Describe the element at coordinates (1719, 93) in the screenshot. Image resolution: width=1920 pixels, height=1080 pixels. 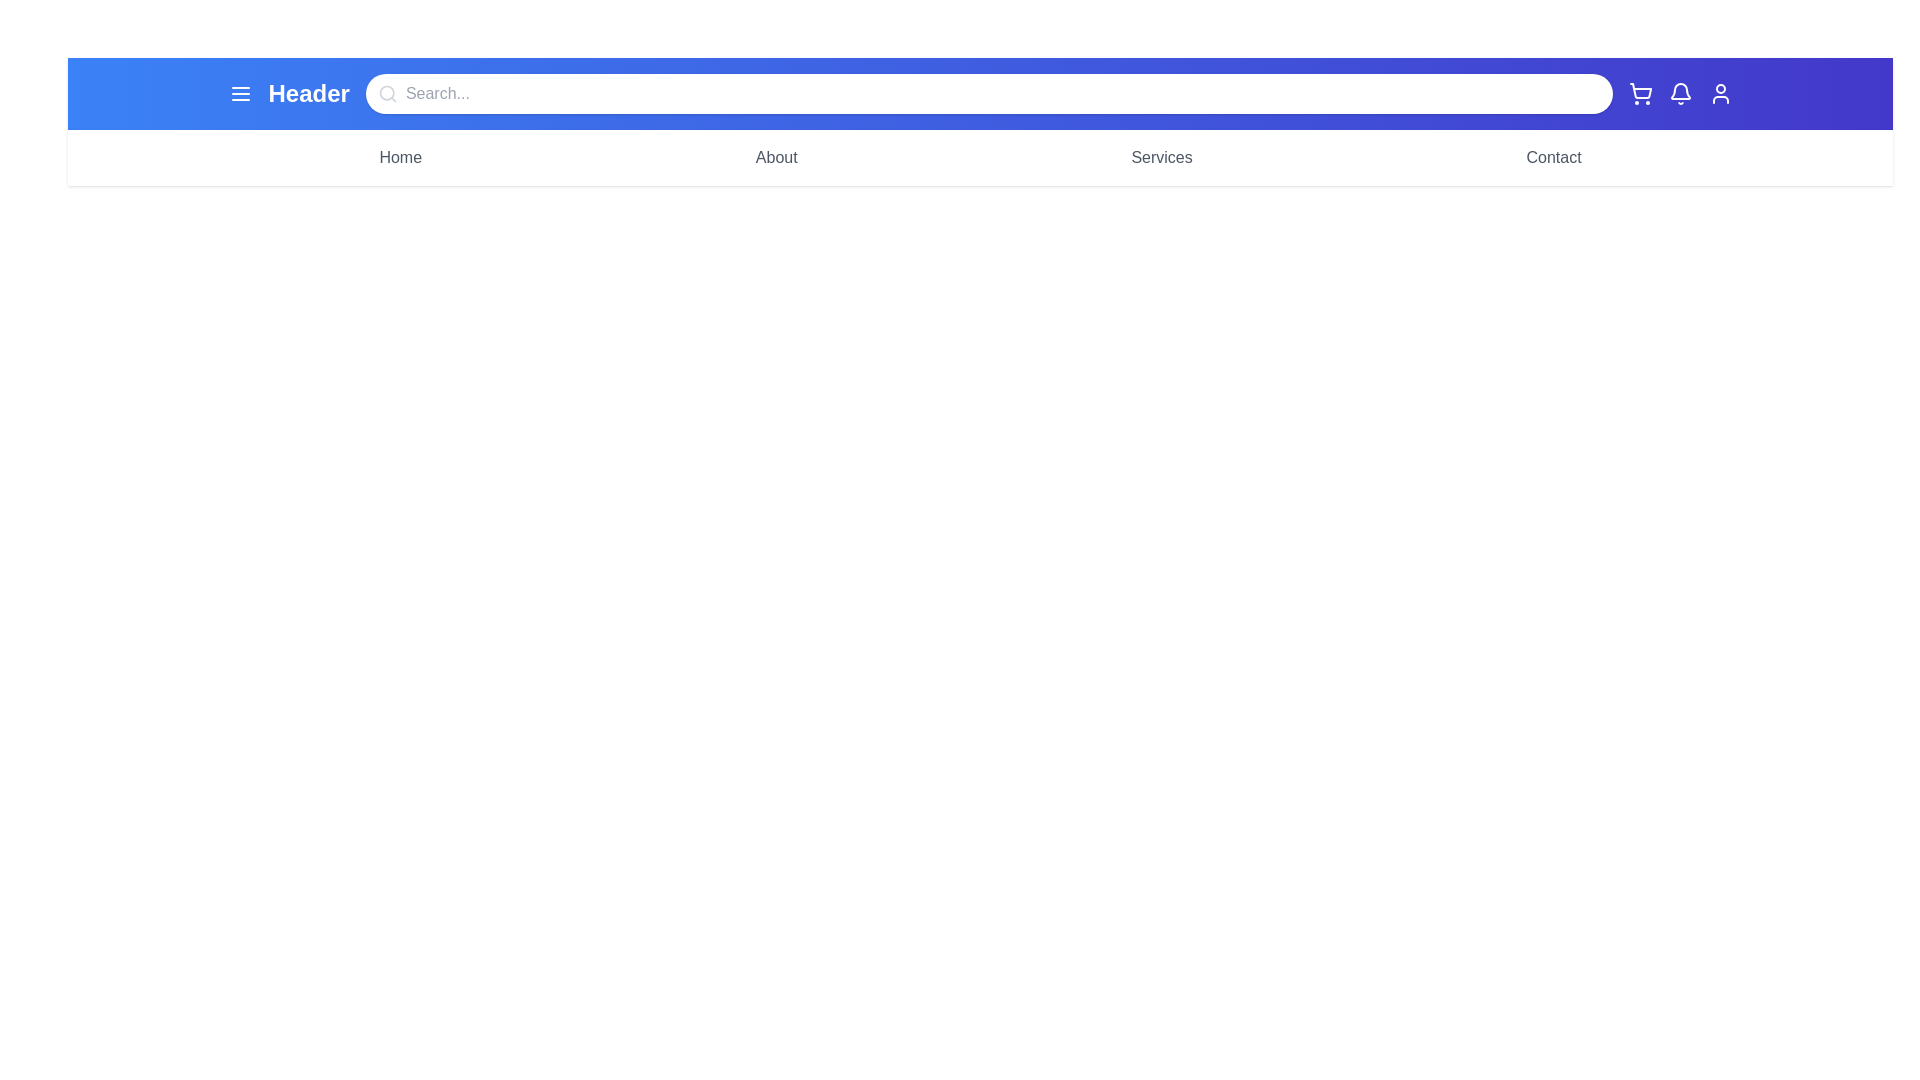
I see `the user profile icon located at the top right corner of the app bar` at that location.